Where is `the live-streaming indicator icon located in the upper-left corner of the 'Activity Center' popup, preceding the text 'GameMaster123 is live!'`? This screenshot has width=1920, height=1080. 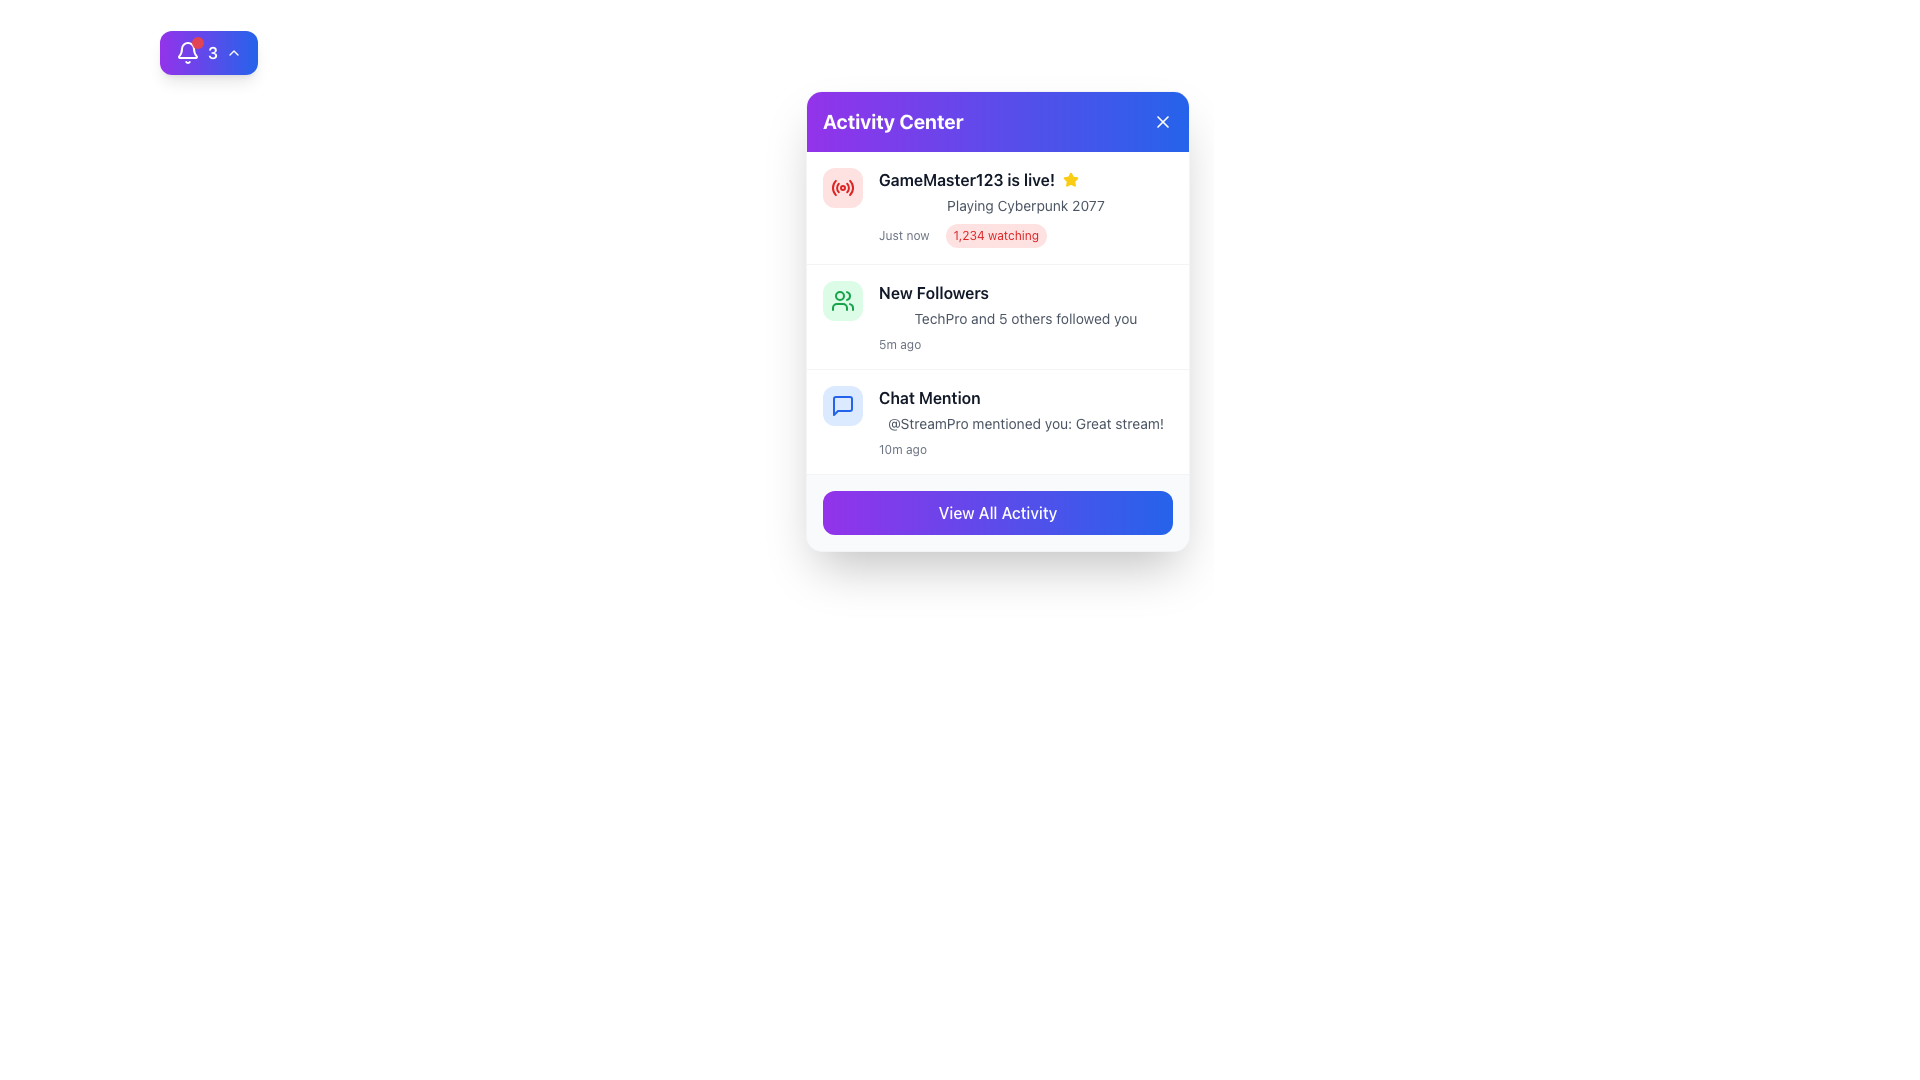
the live-streaming indicator icon located in the upper-left corner of the 'Activity Center' popup, preceding the text 'GameMaster123 is live!' is located at coordinates (843, 188).